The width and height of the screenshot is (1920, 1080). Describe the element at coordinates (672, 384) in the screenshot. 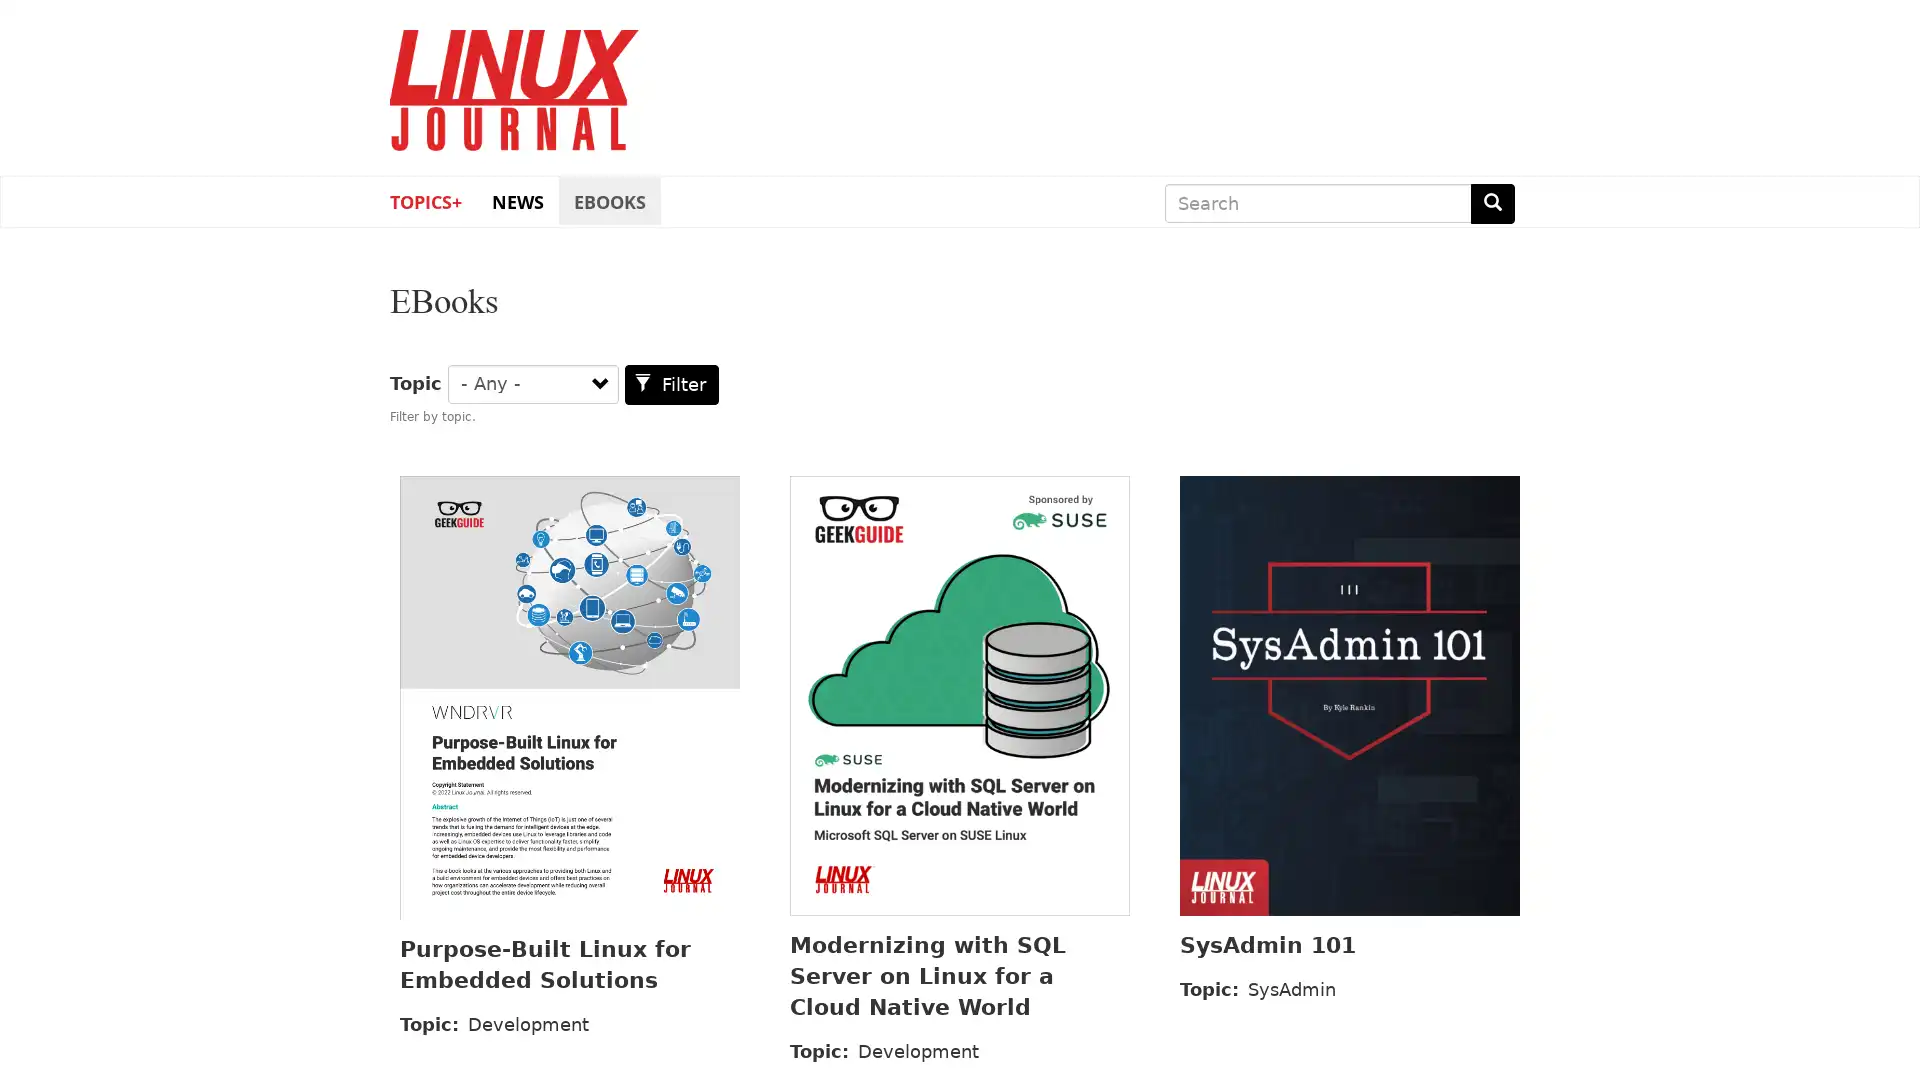

I see `Filter` at that location.